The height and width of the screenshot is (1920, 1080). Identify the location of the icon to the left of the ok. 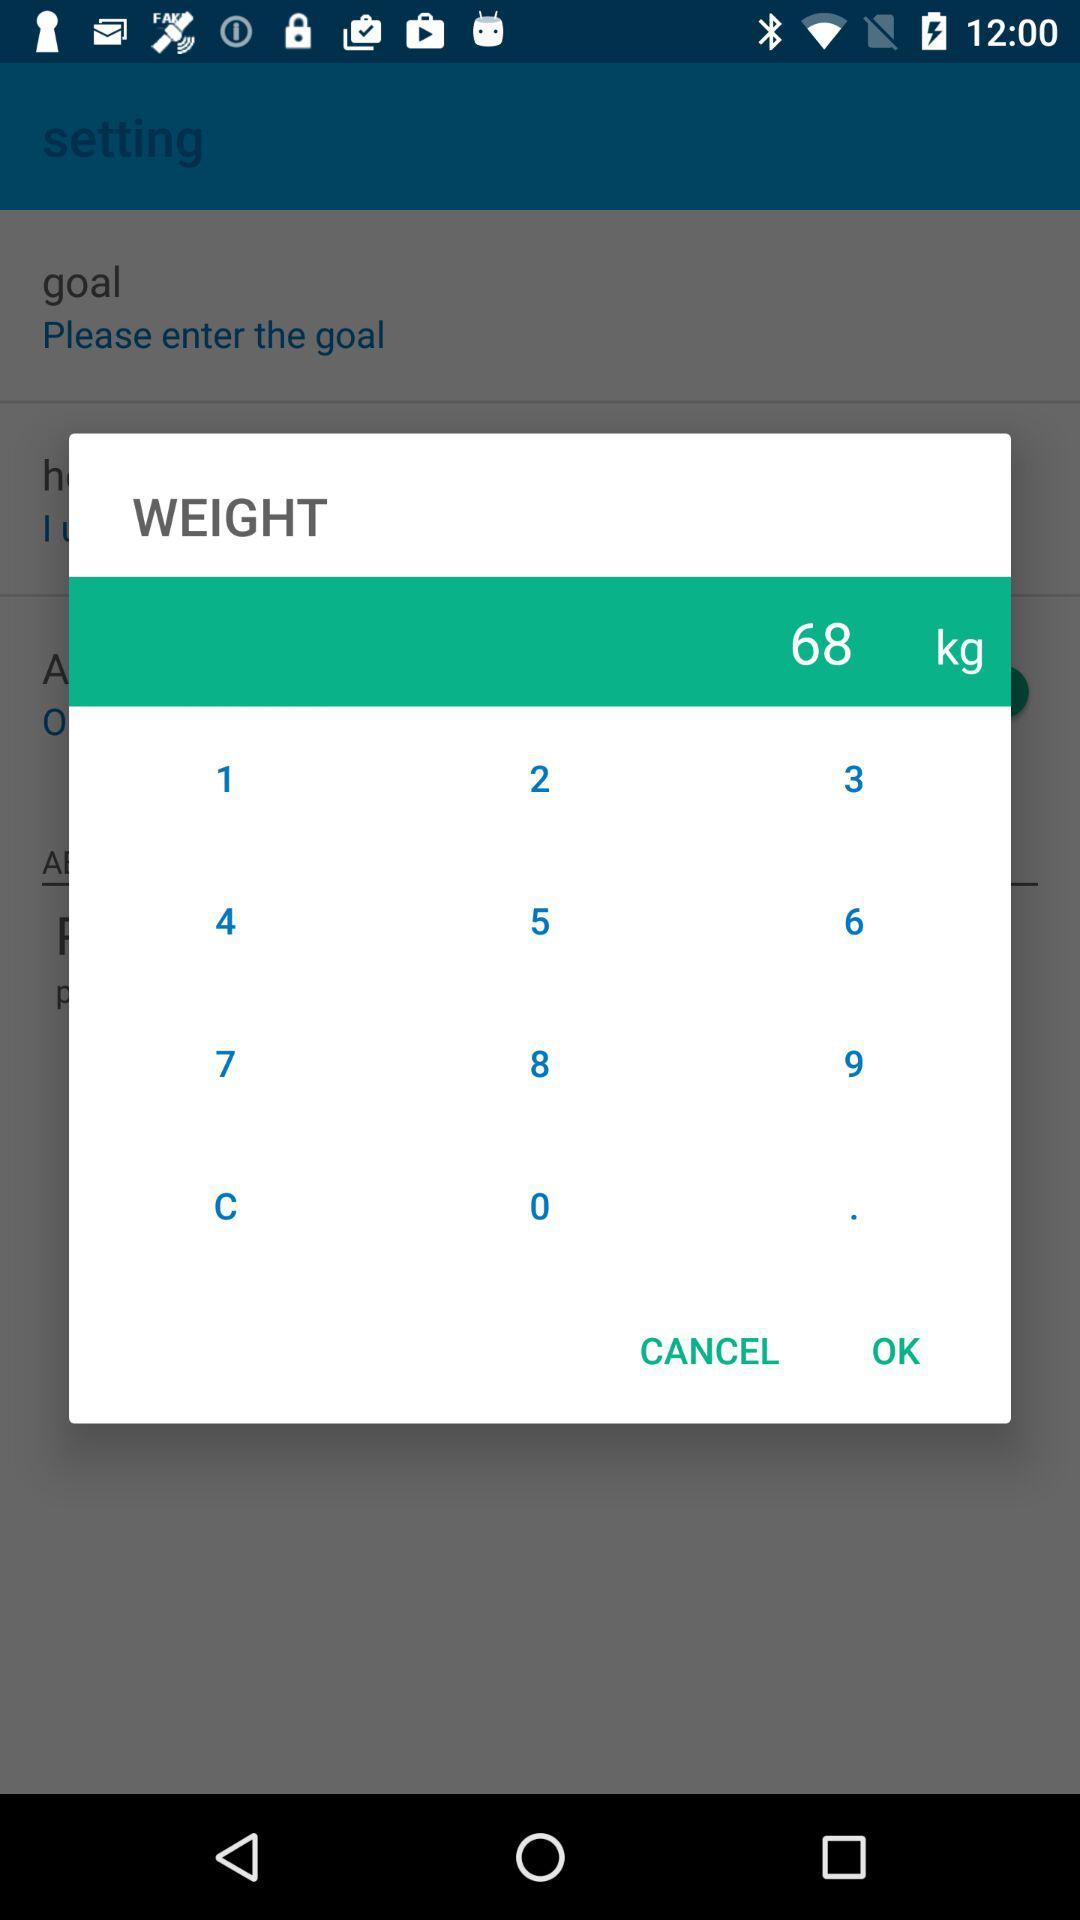
(708, 1349).